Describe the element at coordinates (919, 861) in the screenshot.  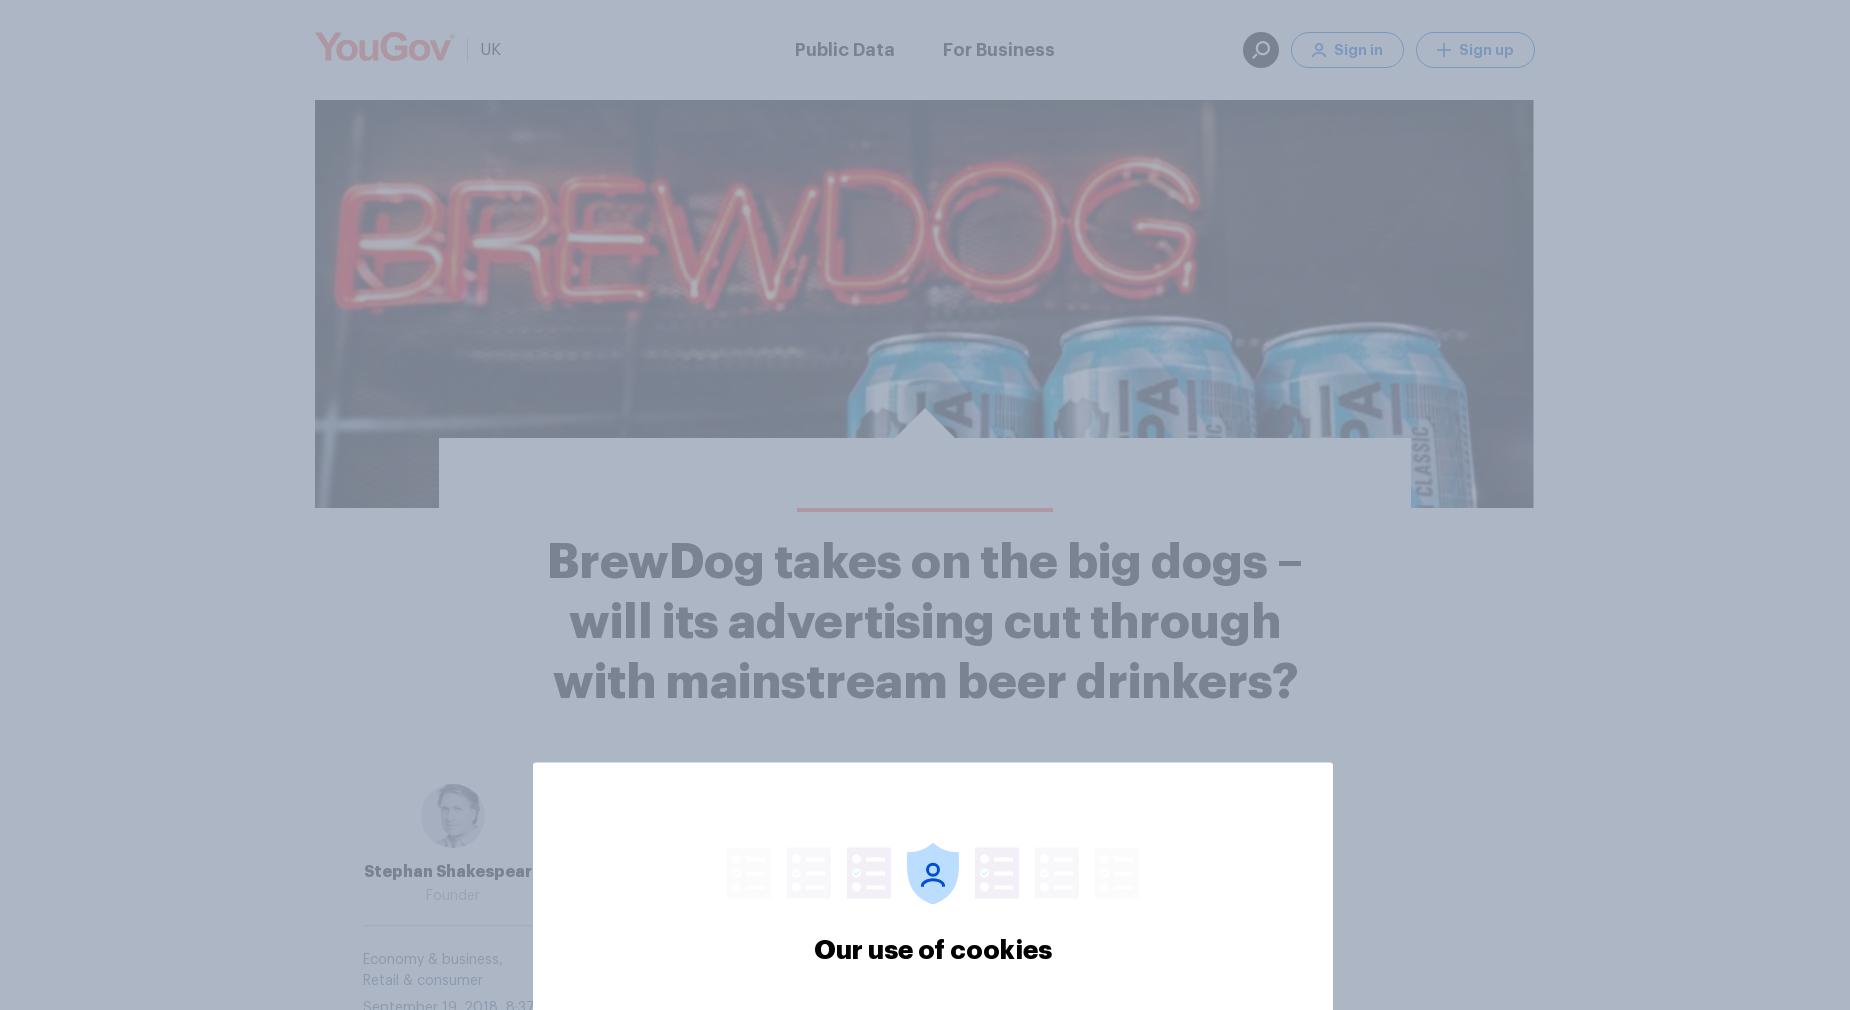
I see `'In its well-documented climb from independent disruptor to industry giant, craft beer brand BrewDog has successfully created a unique name for itself, now sitting at the top of the shelf alongside major industry names.'` at that location.